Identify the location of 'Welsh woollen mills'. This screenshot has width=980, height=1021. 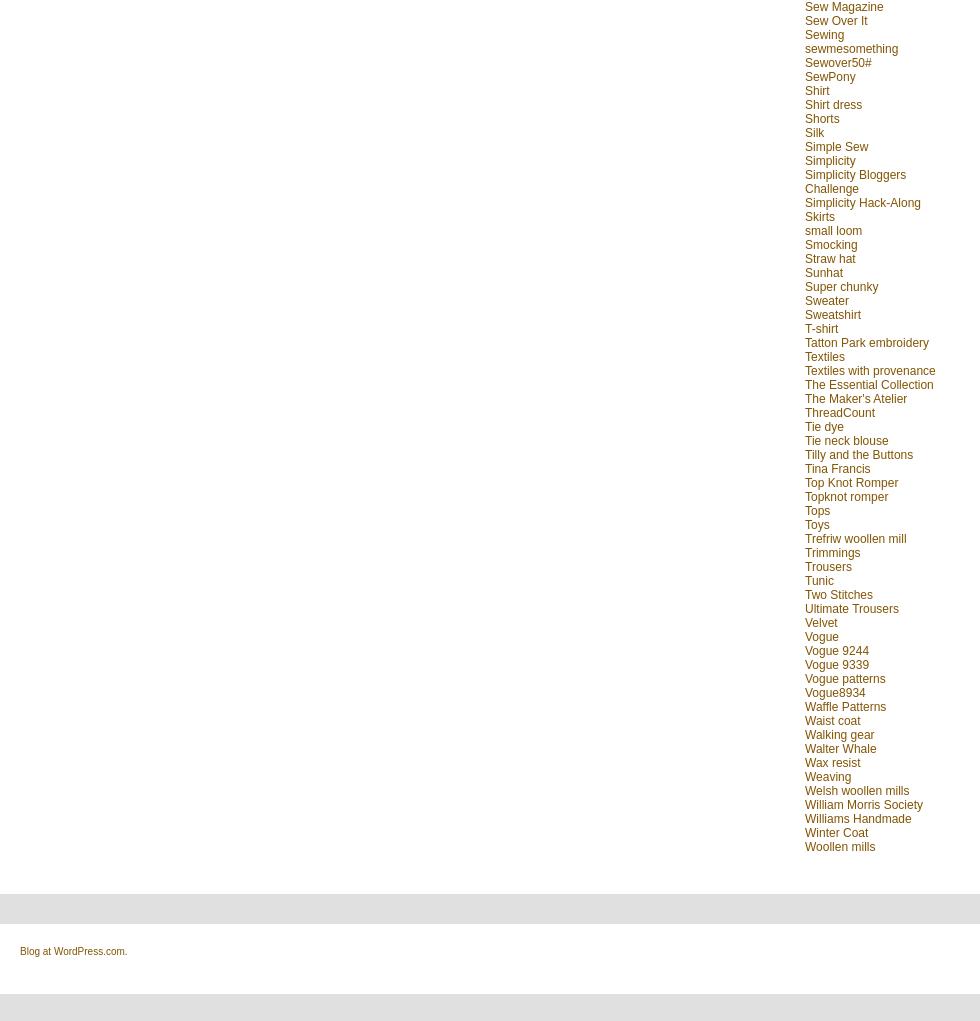
(804, 789).